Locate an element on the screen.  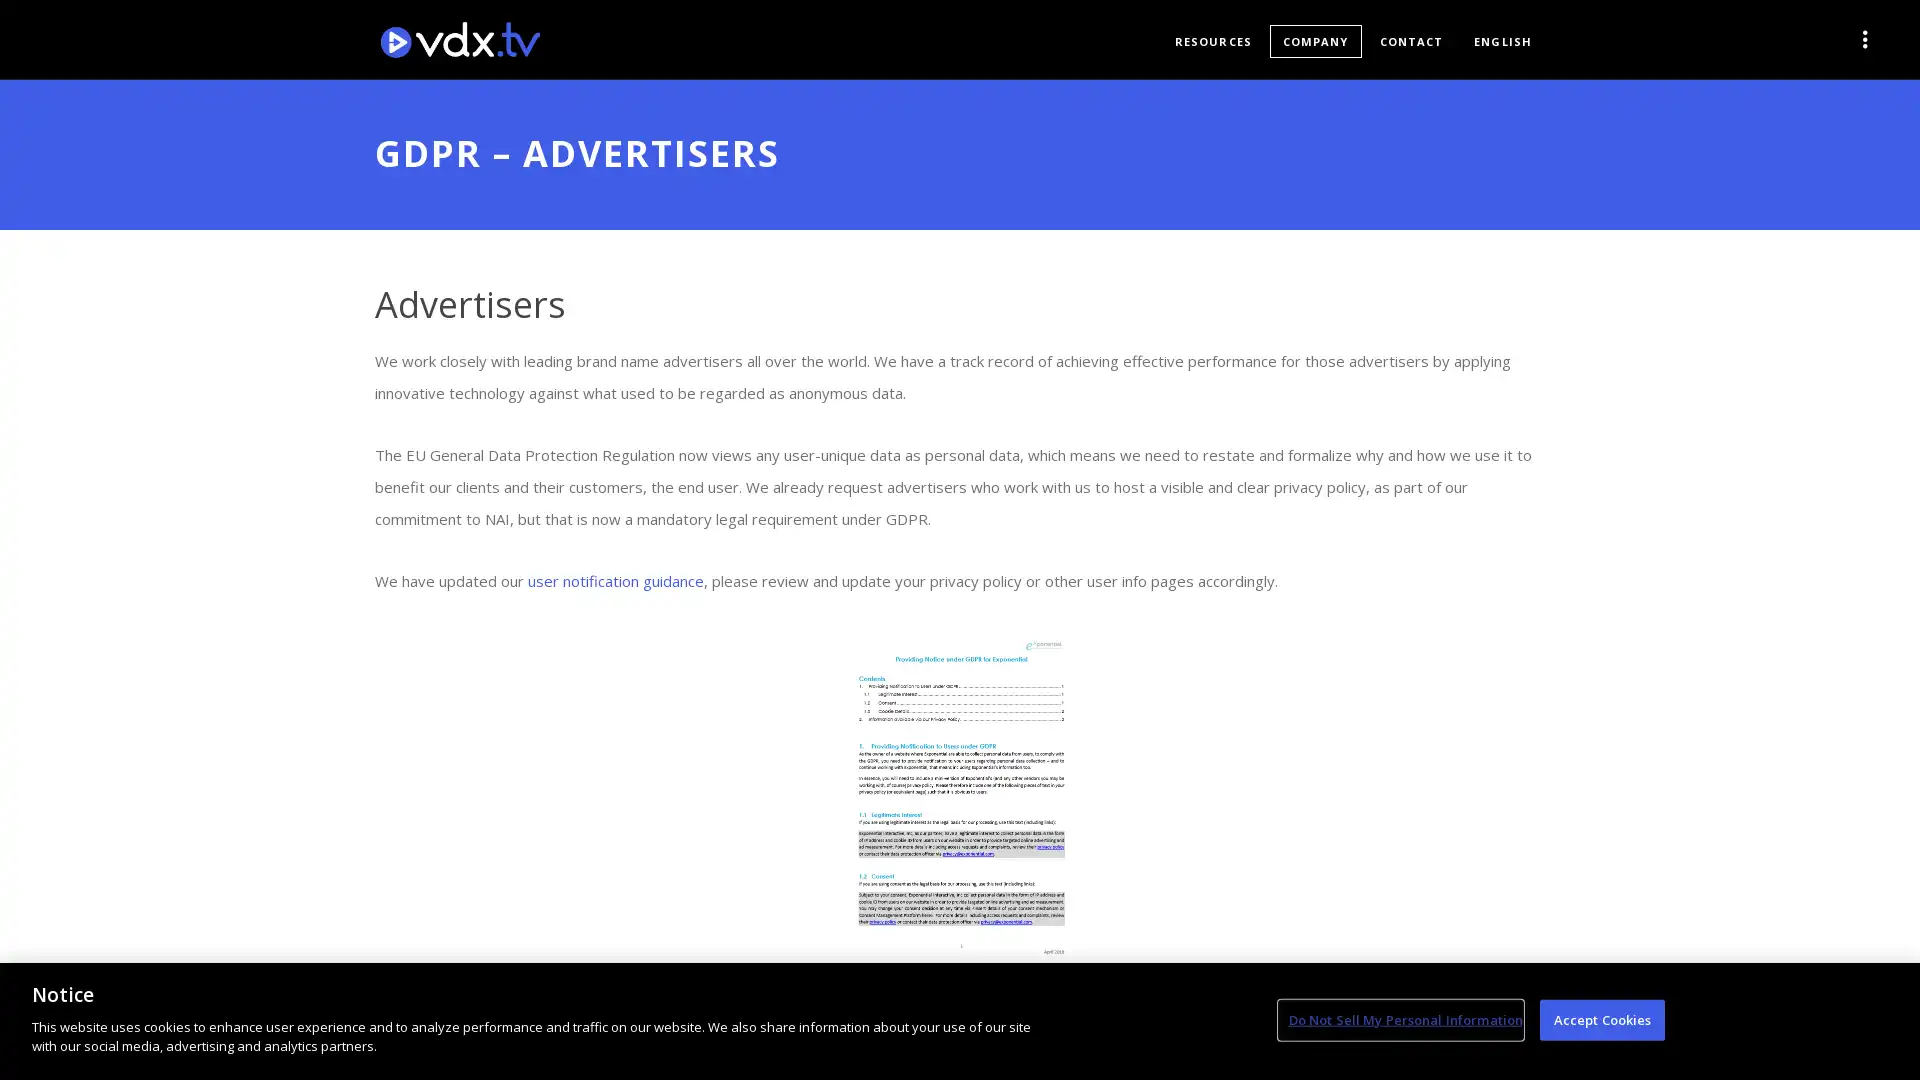
Accept Cookies is located at coordinates (1602, 1019).